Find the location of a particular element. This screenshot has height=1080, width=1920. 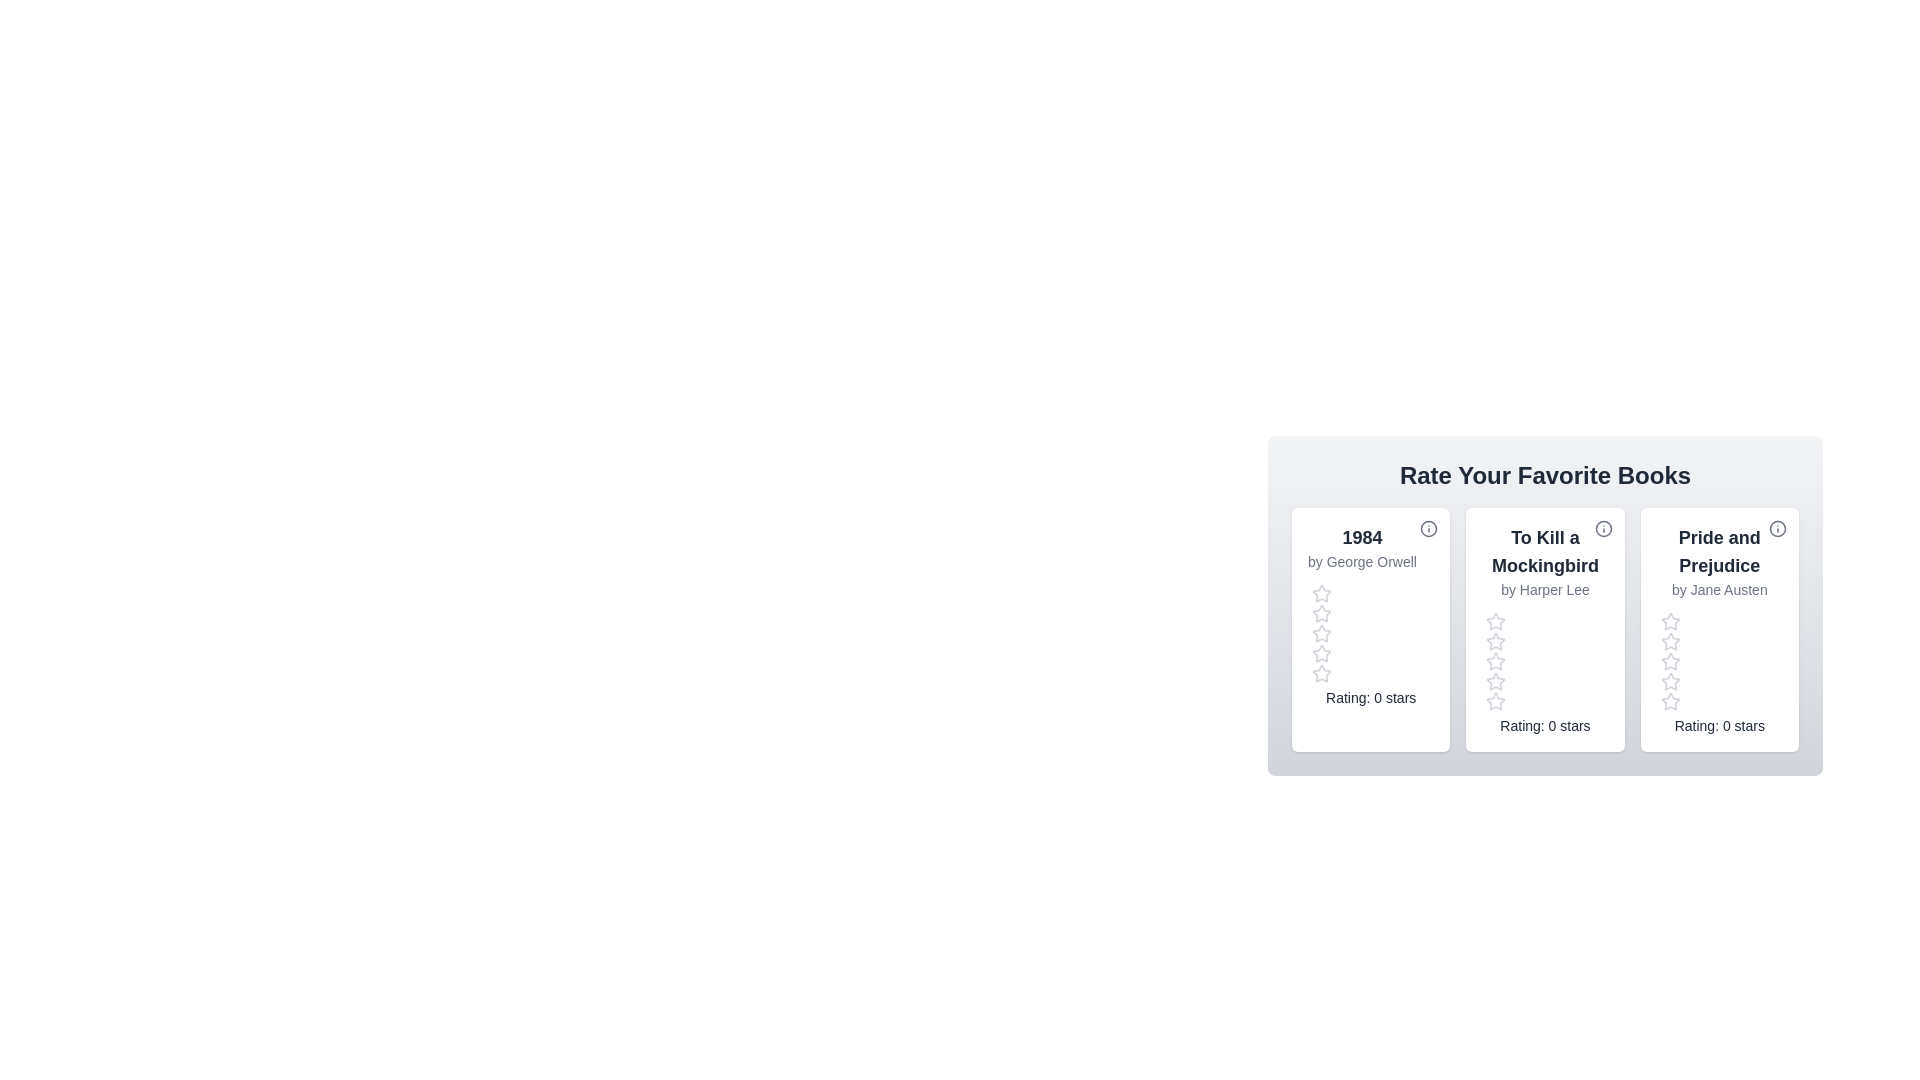

the info icon for the book titled 'To Kill a Mockingbird' to view its details is located at coordinates (1603, 527).